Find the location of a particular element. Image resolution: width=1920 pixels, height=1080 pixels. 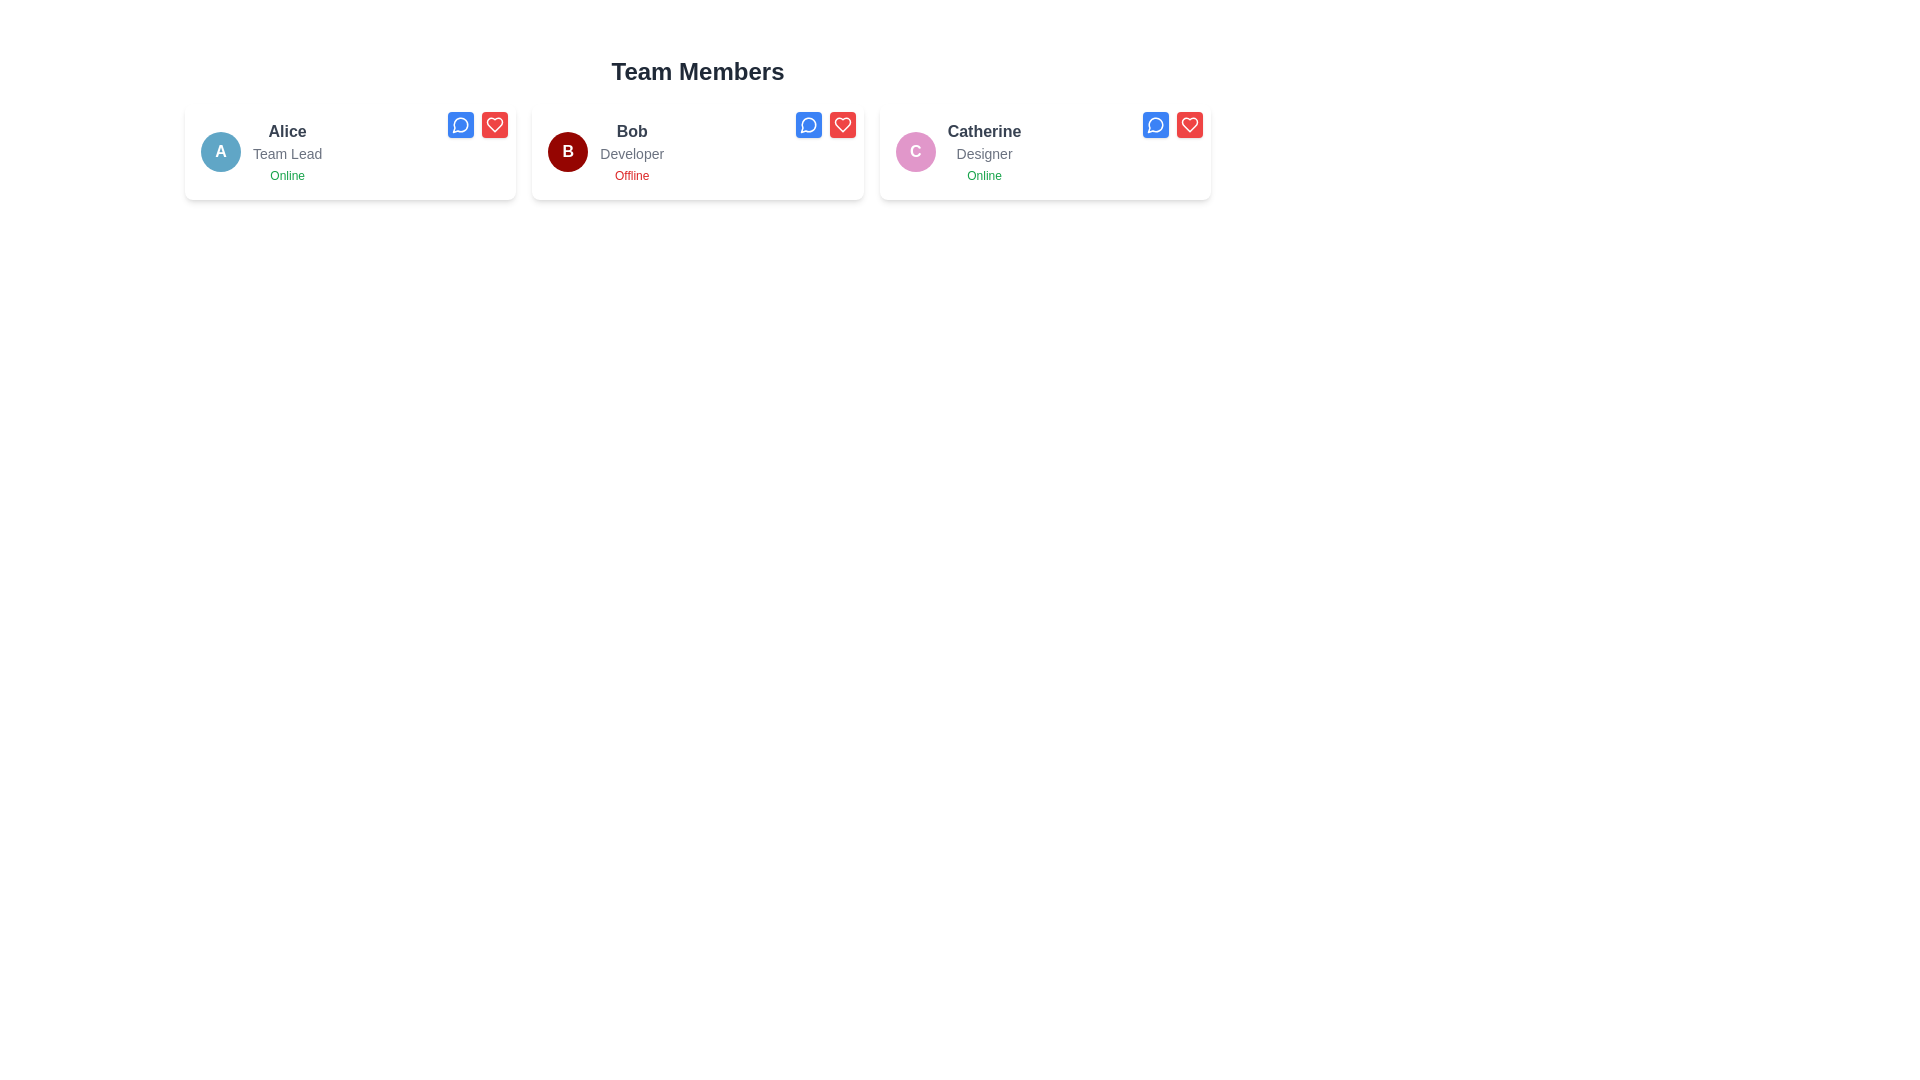

the circular profile icon with a bold white letter 'B' on a dark red background, located on the left side of Bob's card in the 'Team Members' row is located at coordinates (567, 150).